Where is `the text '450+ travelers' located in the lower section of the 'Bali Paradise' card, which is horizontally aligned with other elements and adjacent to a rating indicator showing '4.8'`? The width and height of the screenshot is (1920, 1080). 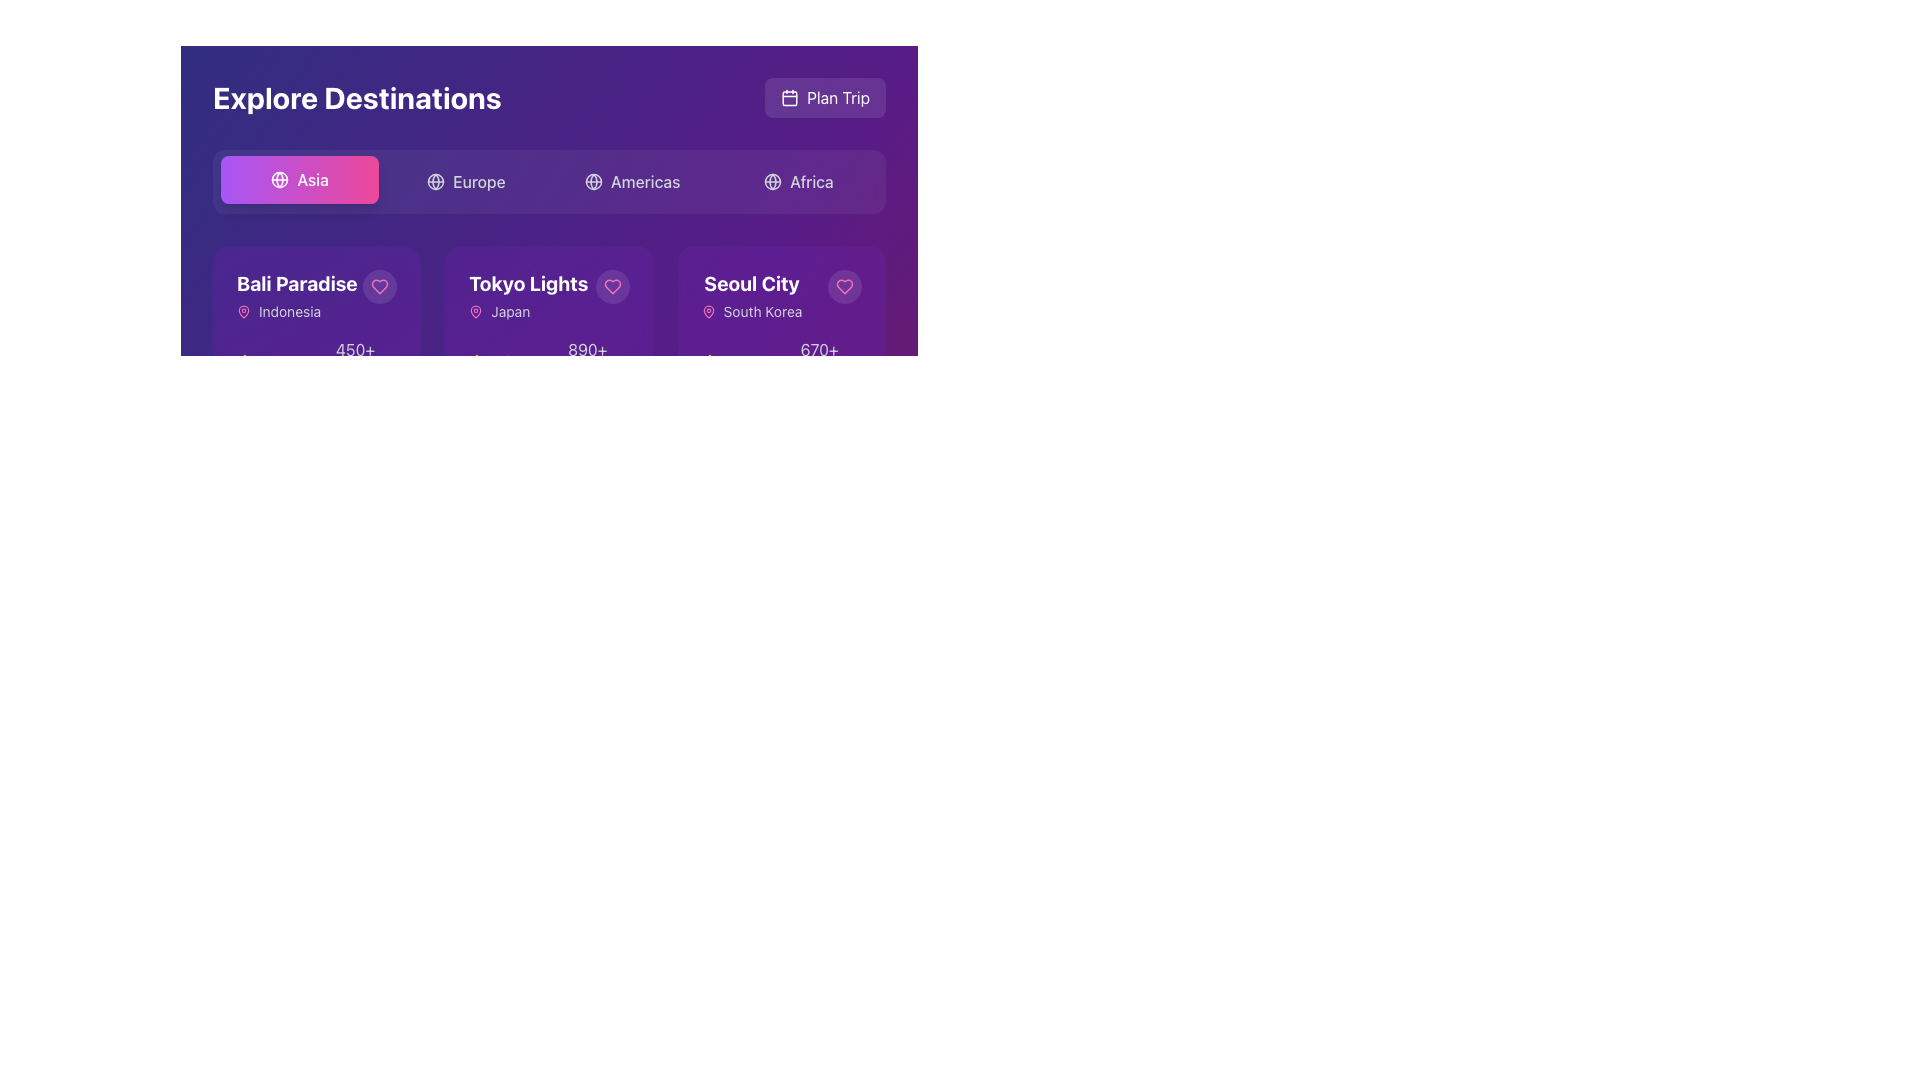 the text '450+ travelers' located in the lower section of the 'Bali Paradise' card, which is horizontally aligned with other elements and adjacent to a rating indicator showing '4.8' is located at coordinates (347, 362).